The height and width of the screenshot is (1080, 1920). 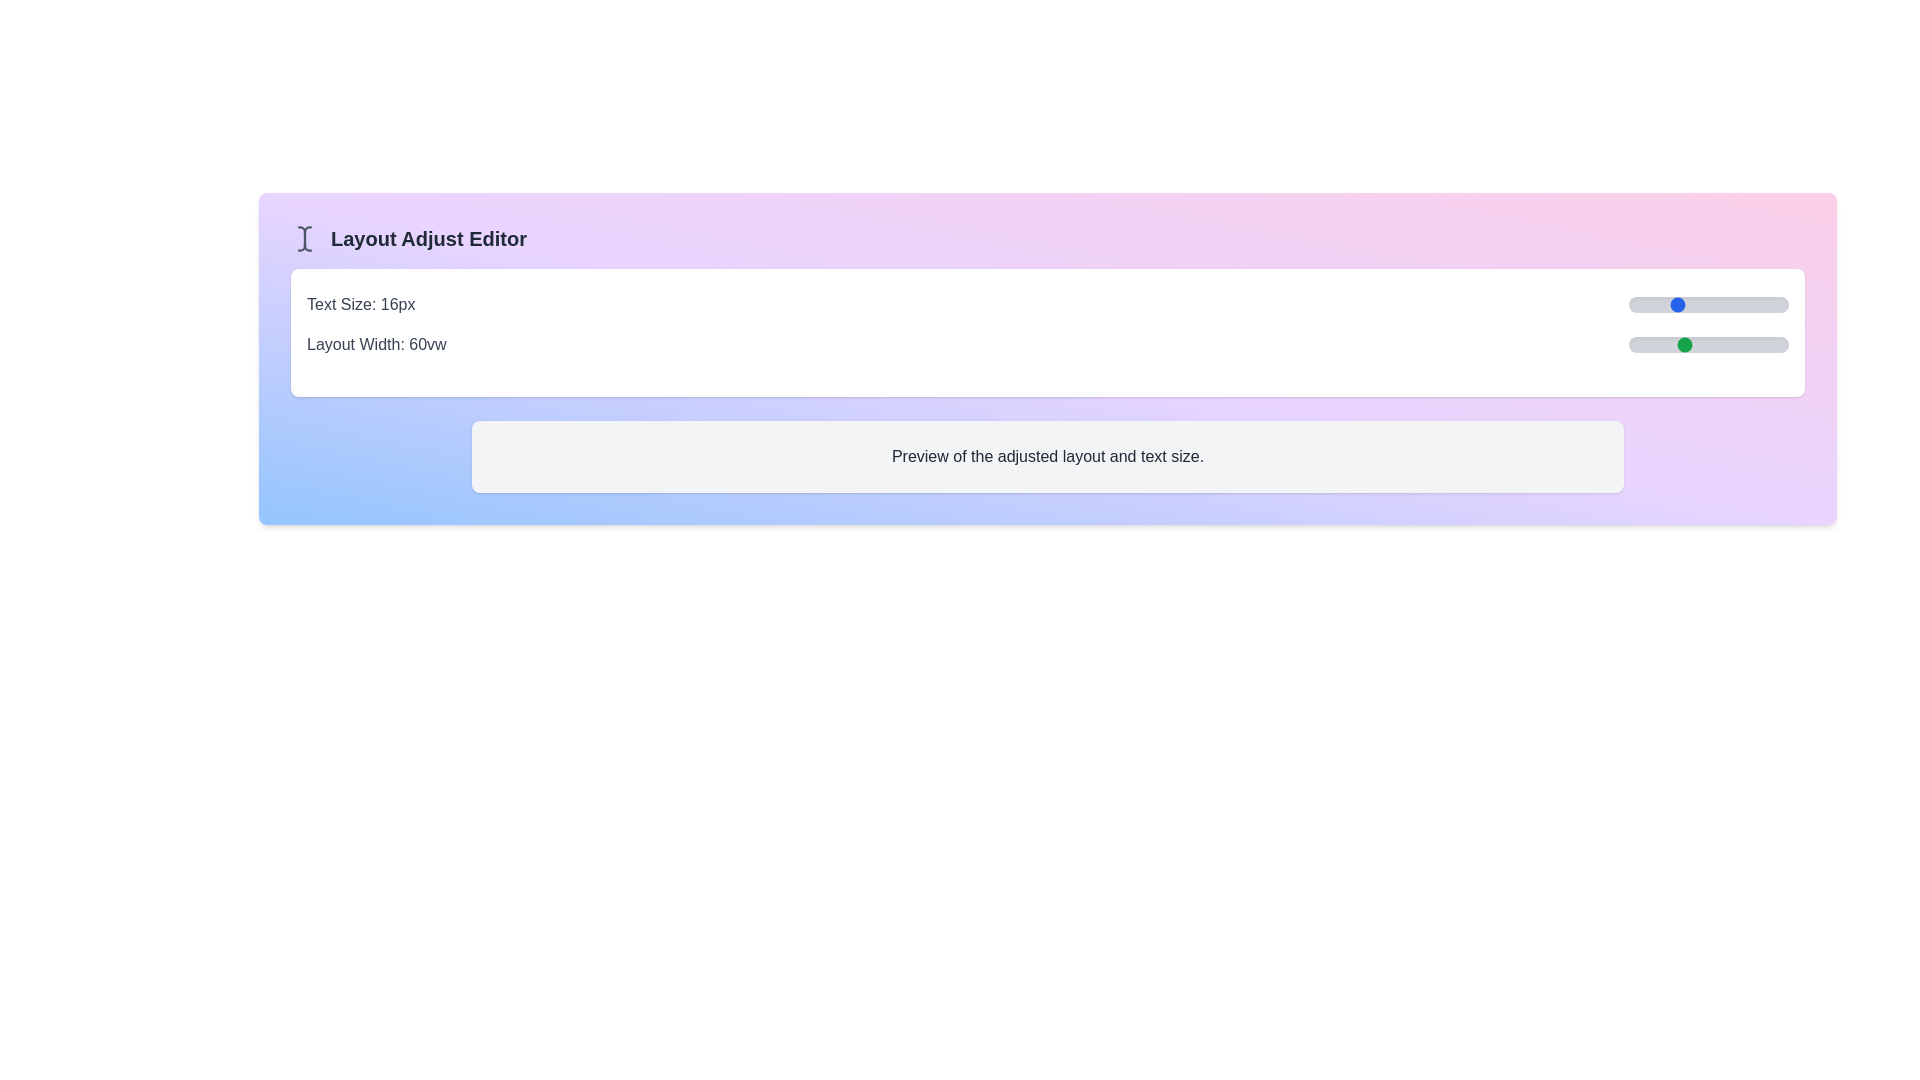 What do you see at coordinates (1767, 343) in the screenshot?
I see `the slider` at bounding box center [1767, 343].